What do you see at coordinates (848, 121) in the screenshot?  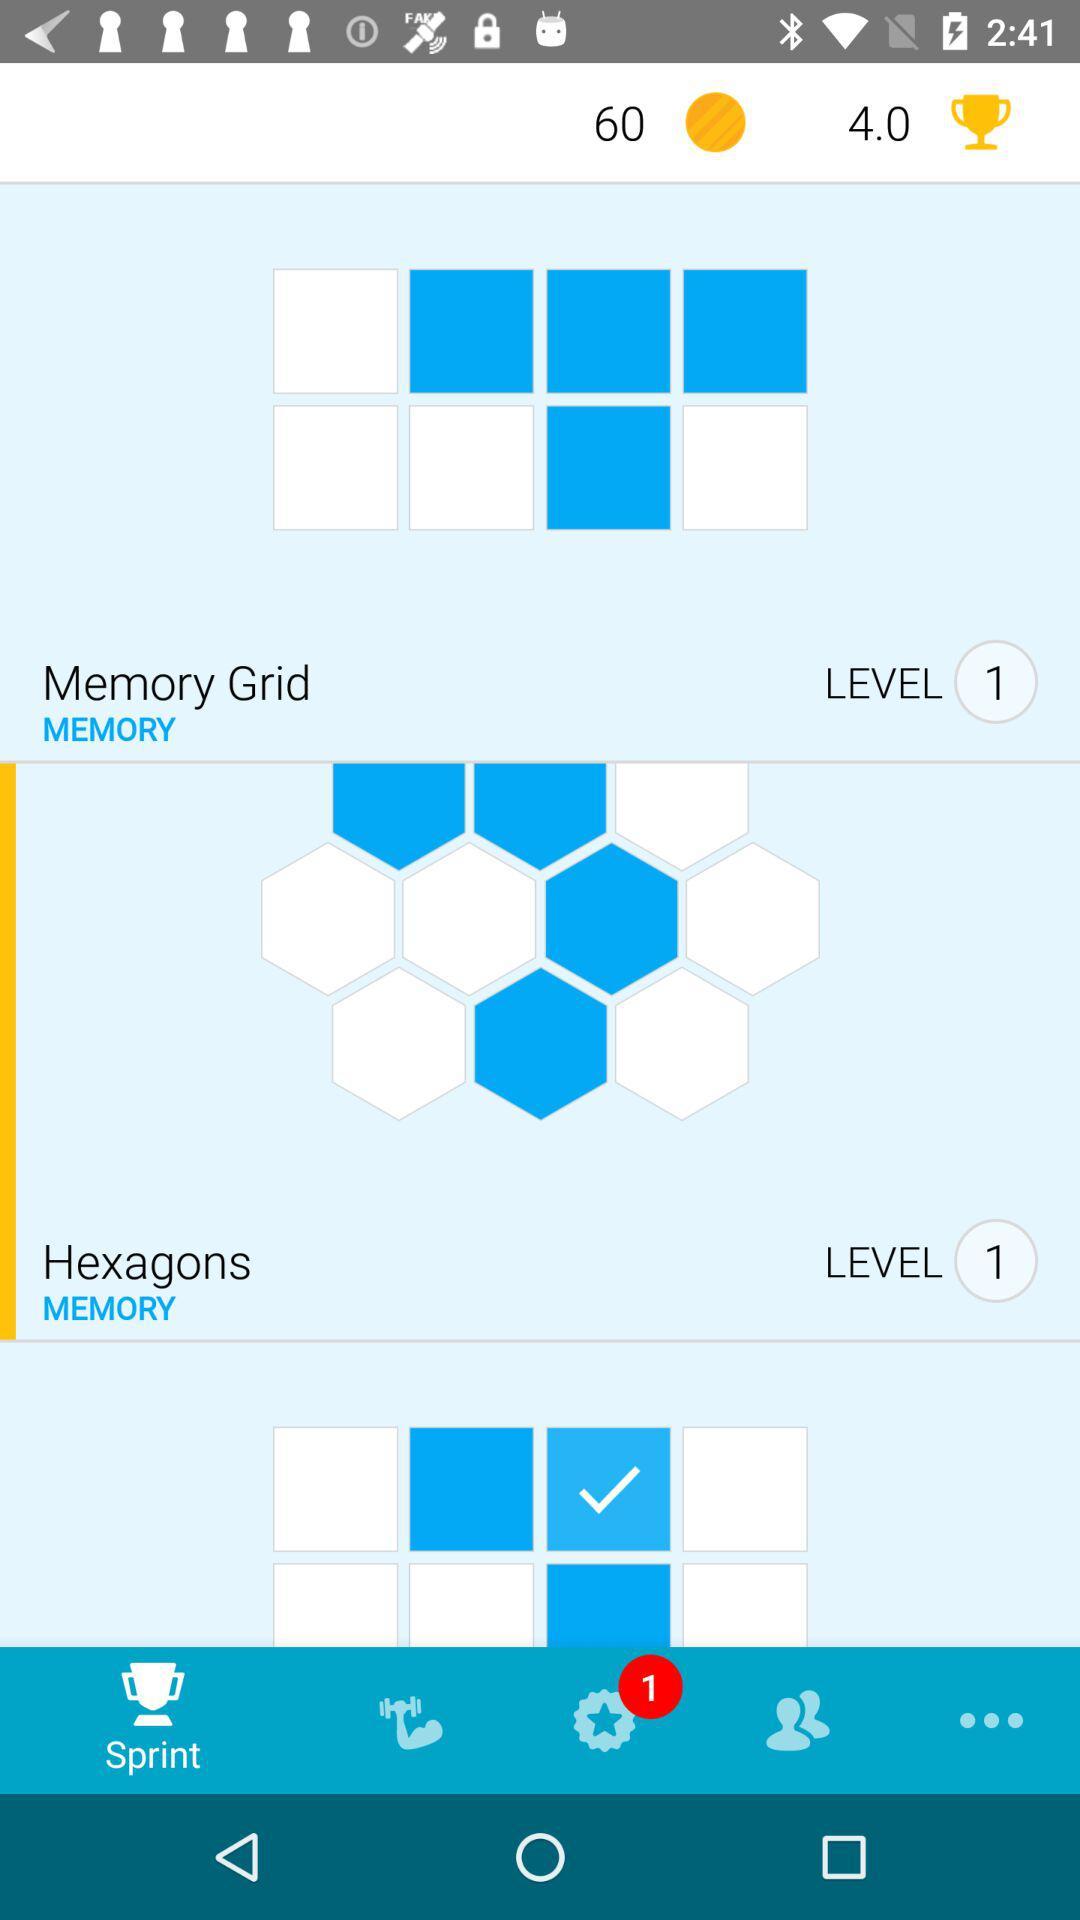 I see `4.0` at bounding box center [848, 121].